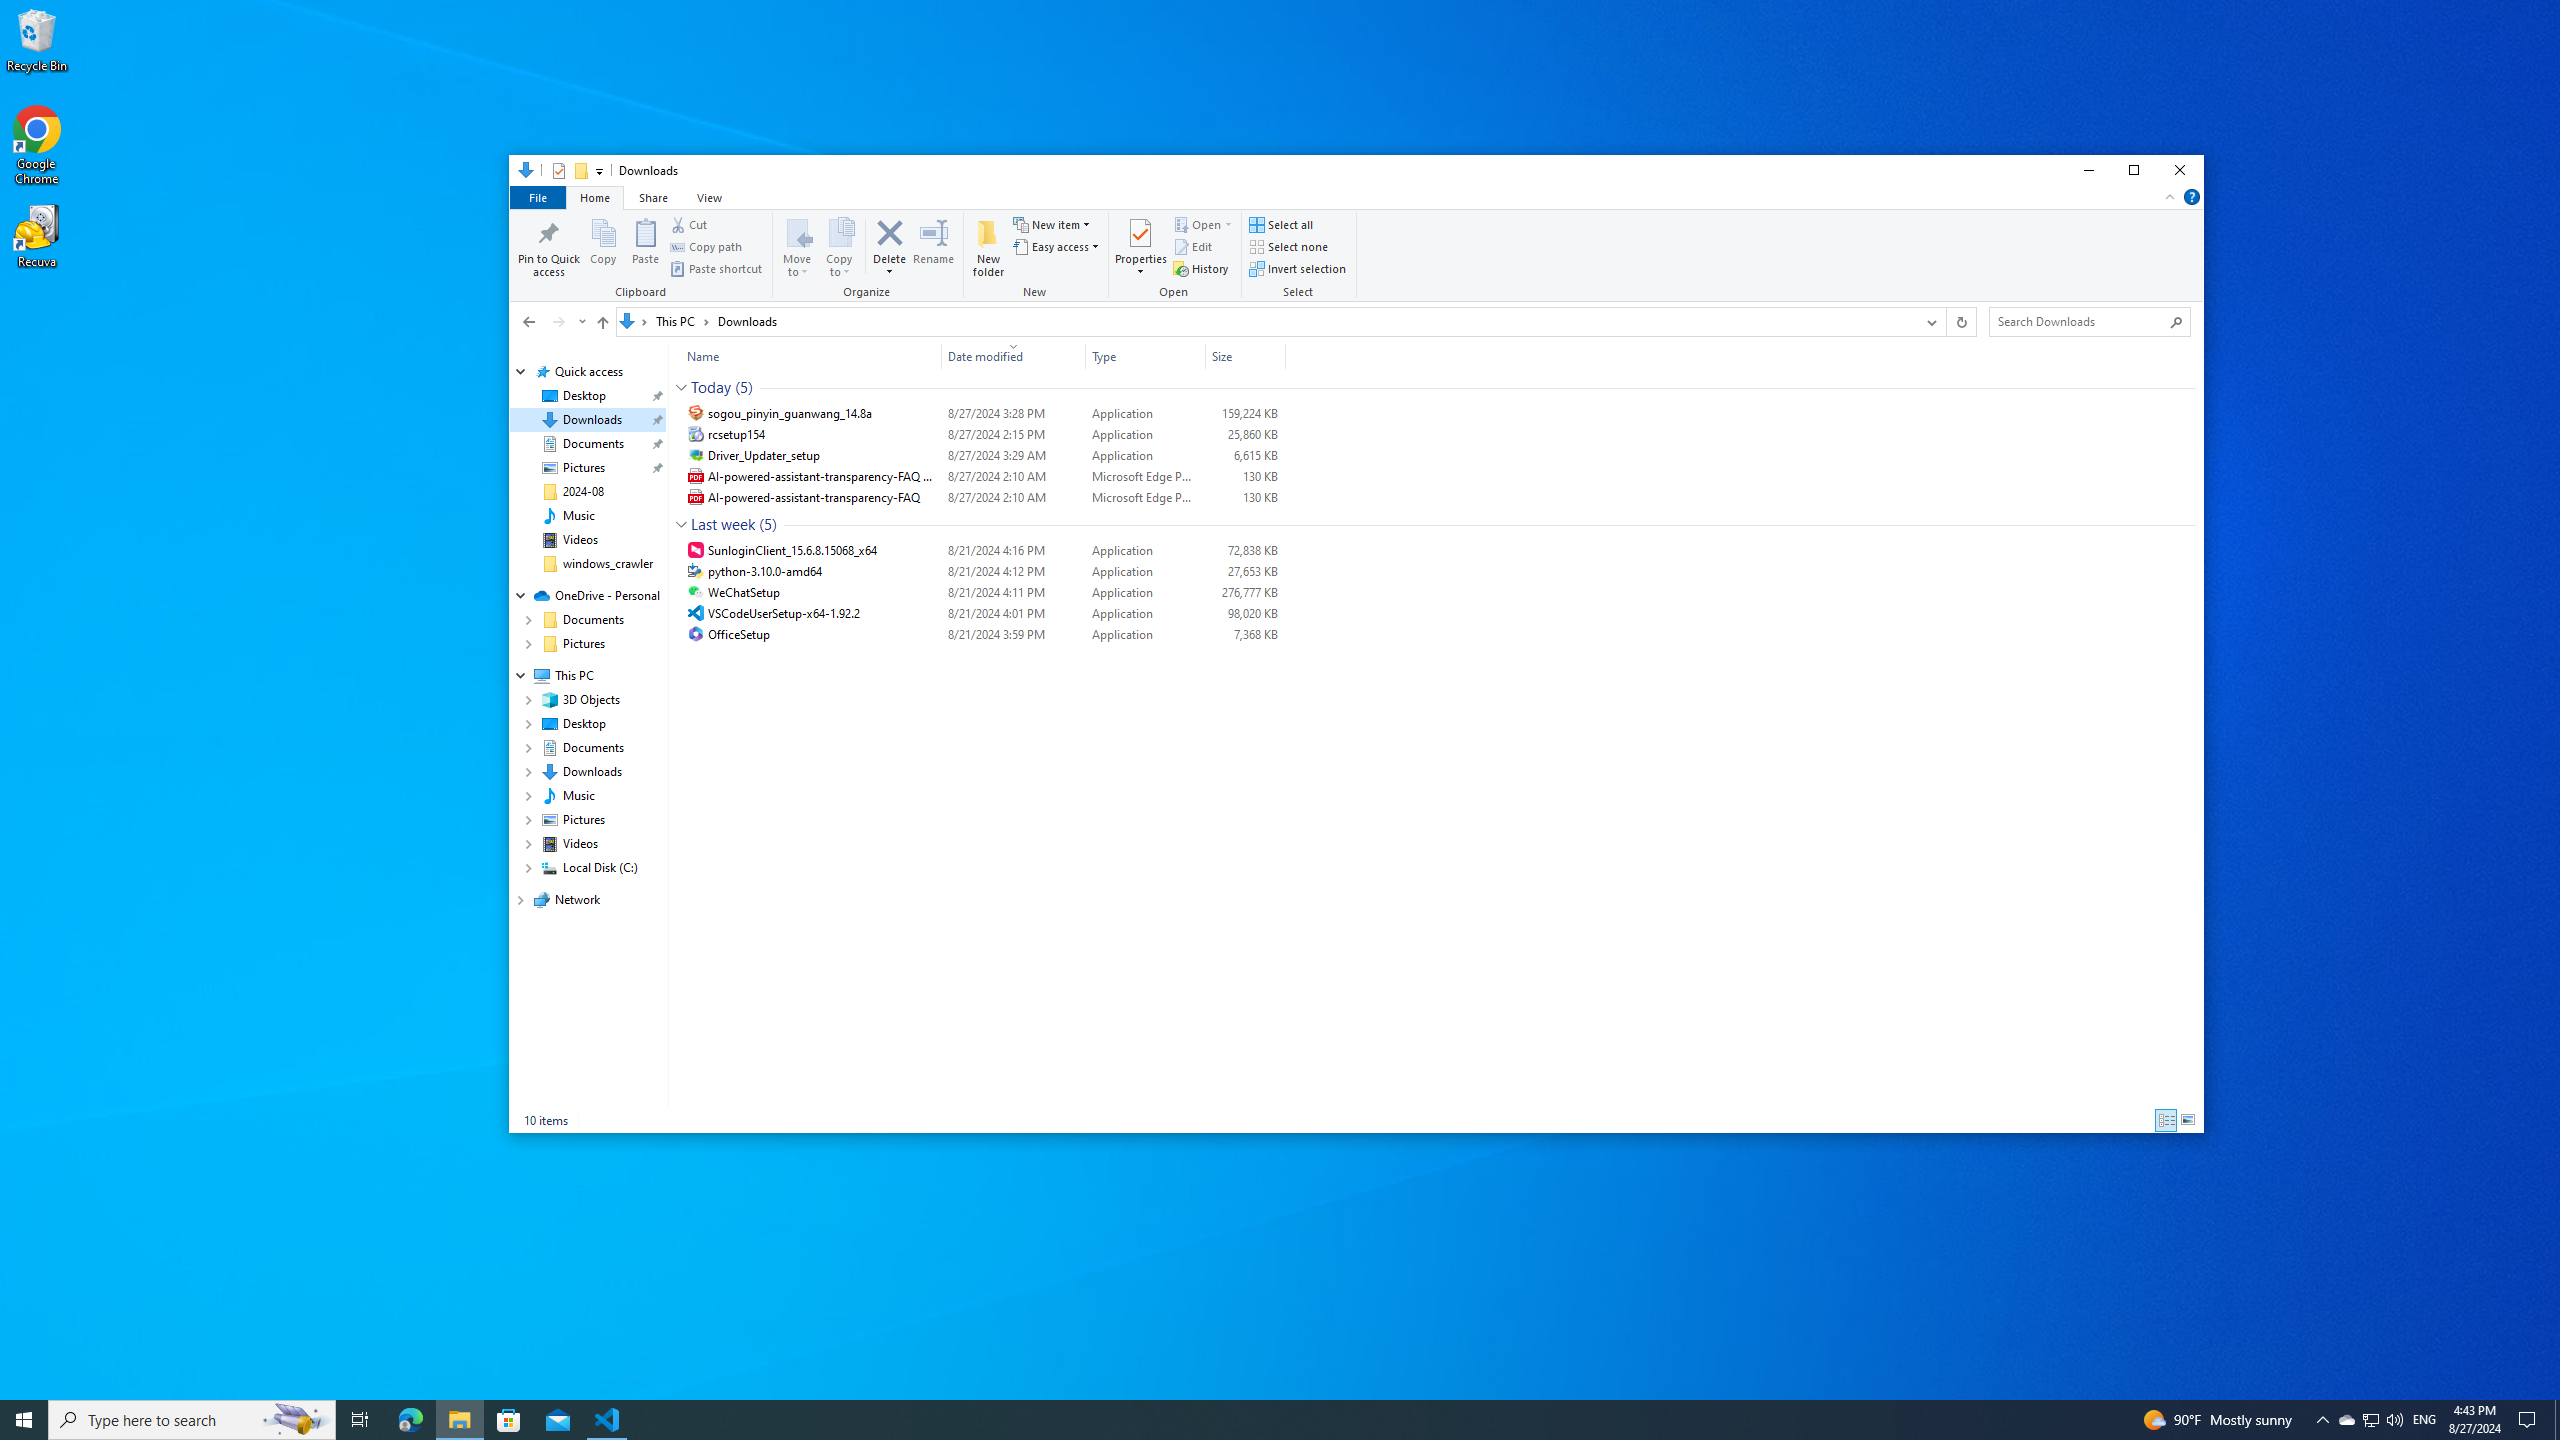 This screenshot has width=2560, height=1440. Describe the element at coordinates (558, 321) in the screenshot. I see `'Forward (Alt + Right Arrow)'` at that location.